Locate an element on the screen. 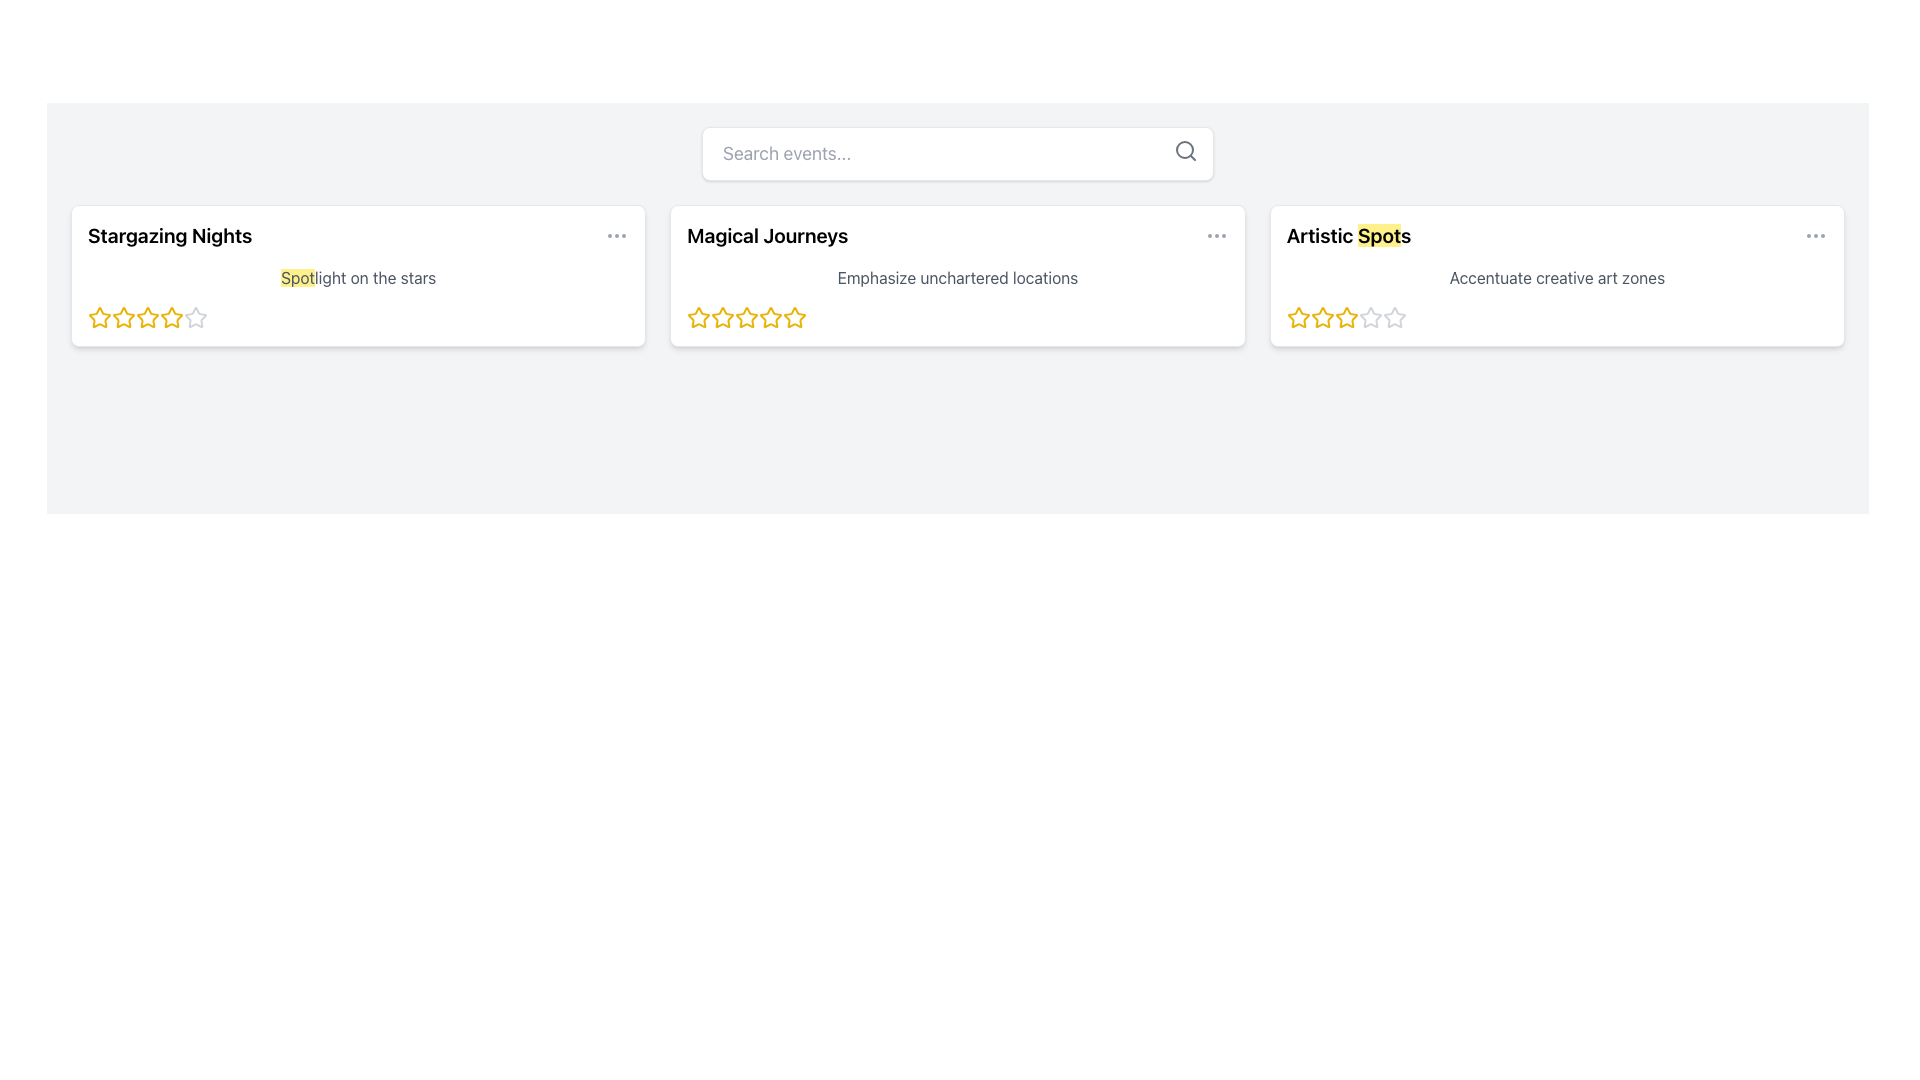 Image resolution: width=1920 pixels, height=1080 pixels. the text element 'Spot' which has a distinct yellow background, located in the first card titled 'Stargazing Nights' within the subtitle 'Spotlight on the stars' is located at coordinates (296, 277).